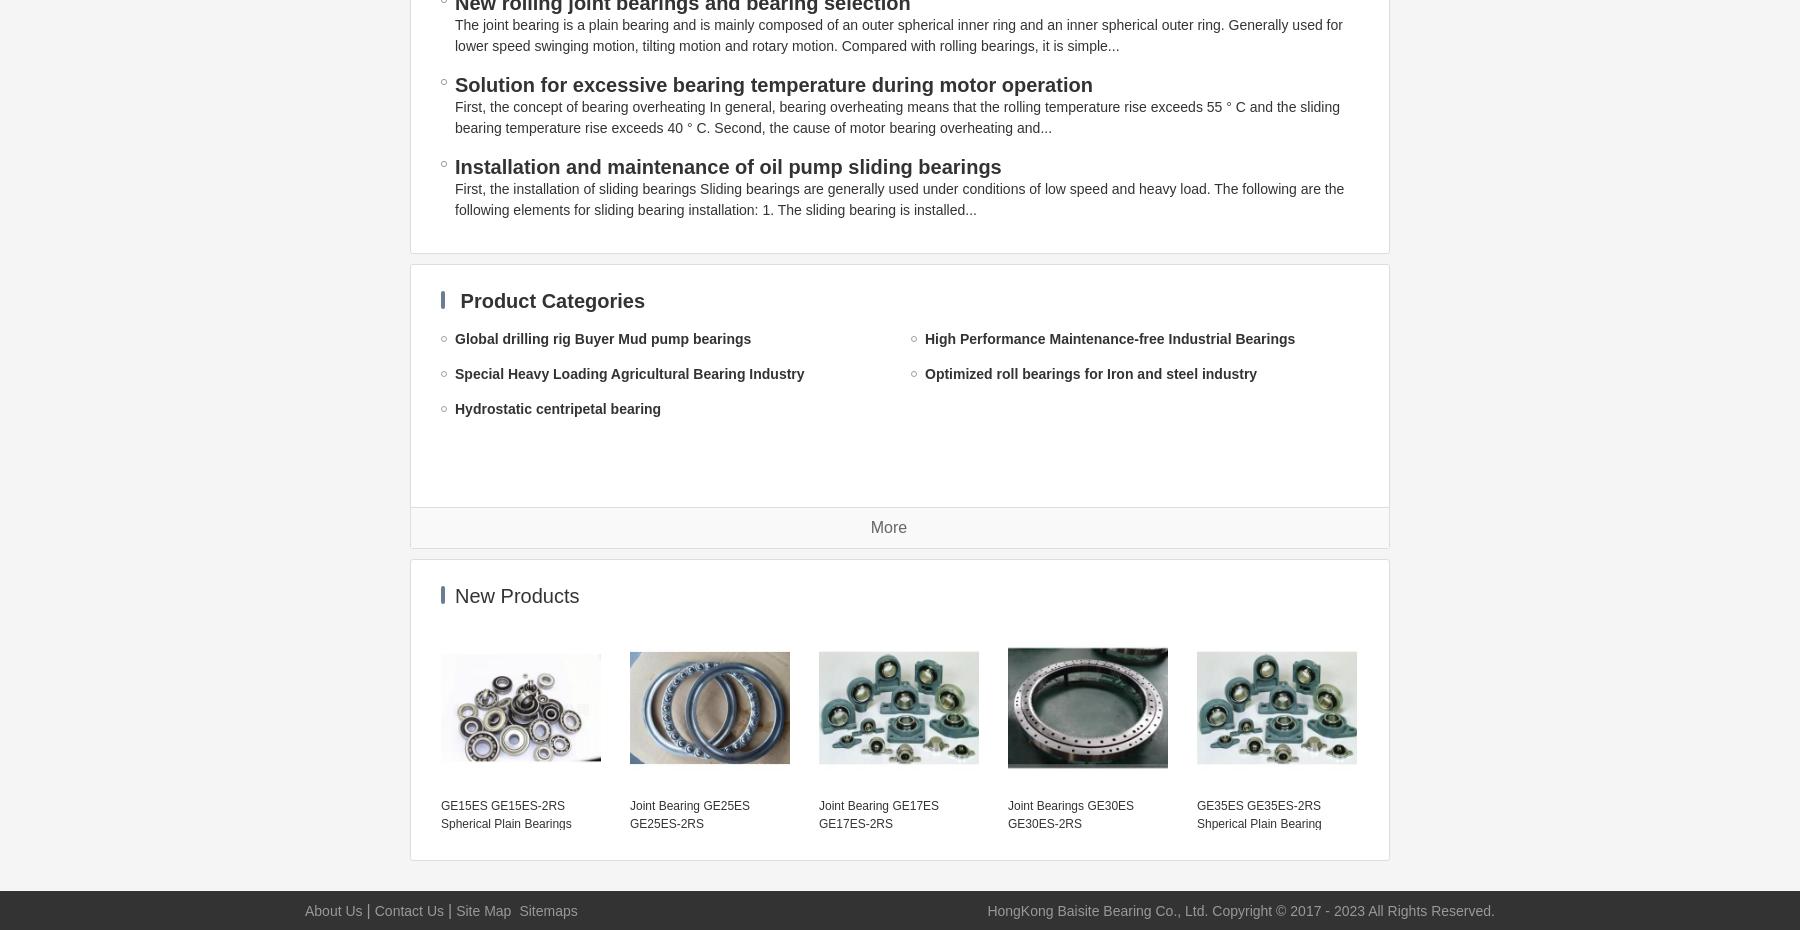  What do you see at coordinates (1258, 813) in the screenshot?
I see `'GE35ES GE35ES-2RS Shperical Plain Bearing'` at bounding box center [1258, 813].